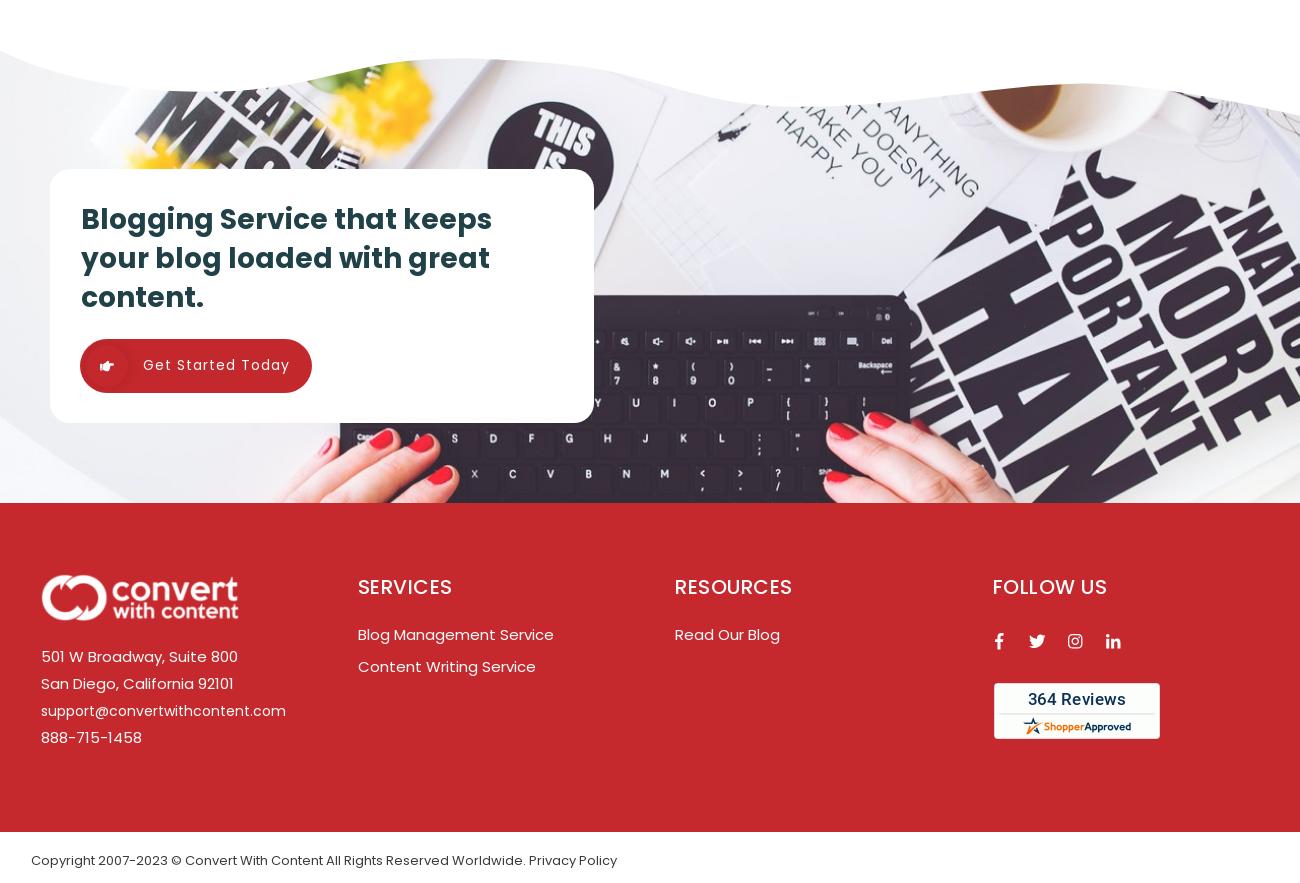  Describe the element at coordinates (136, 682) in the screenshot. I see `'San Diego, California 92101'` at that location.